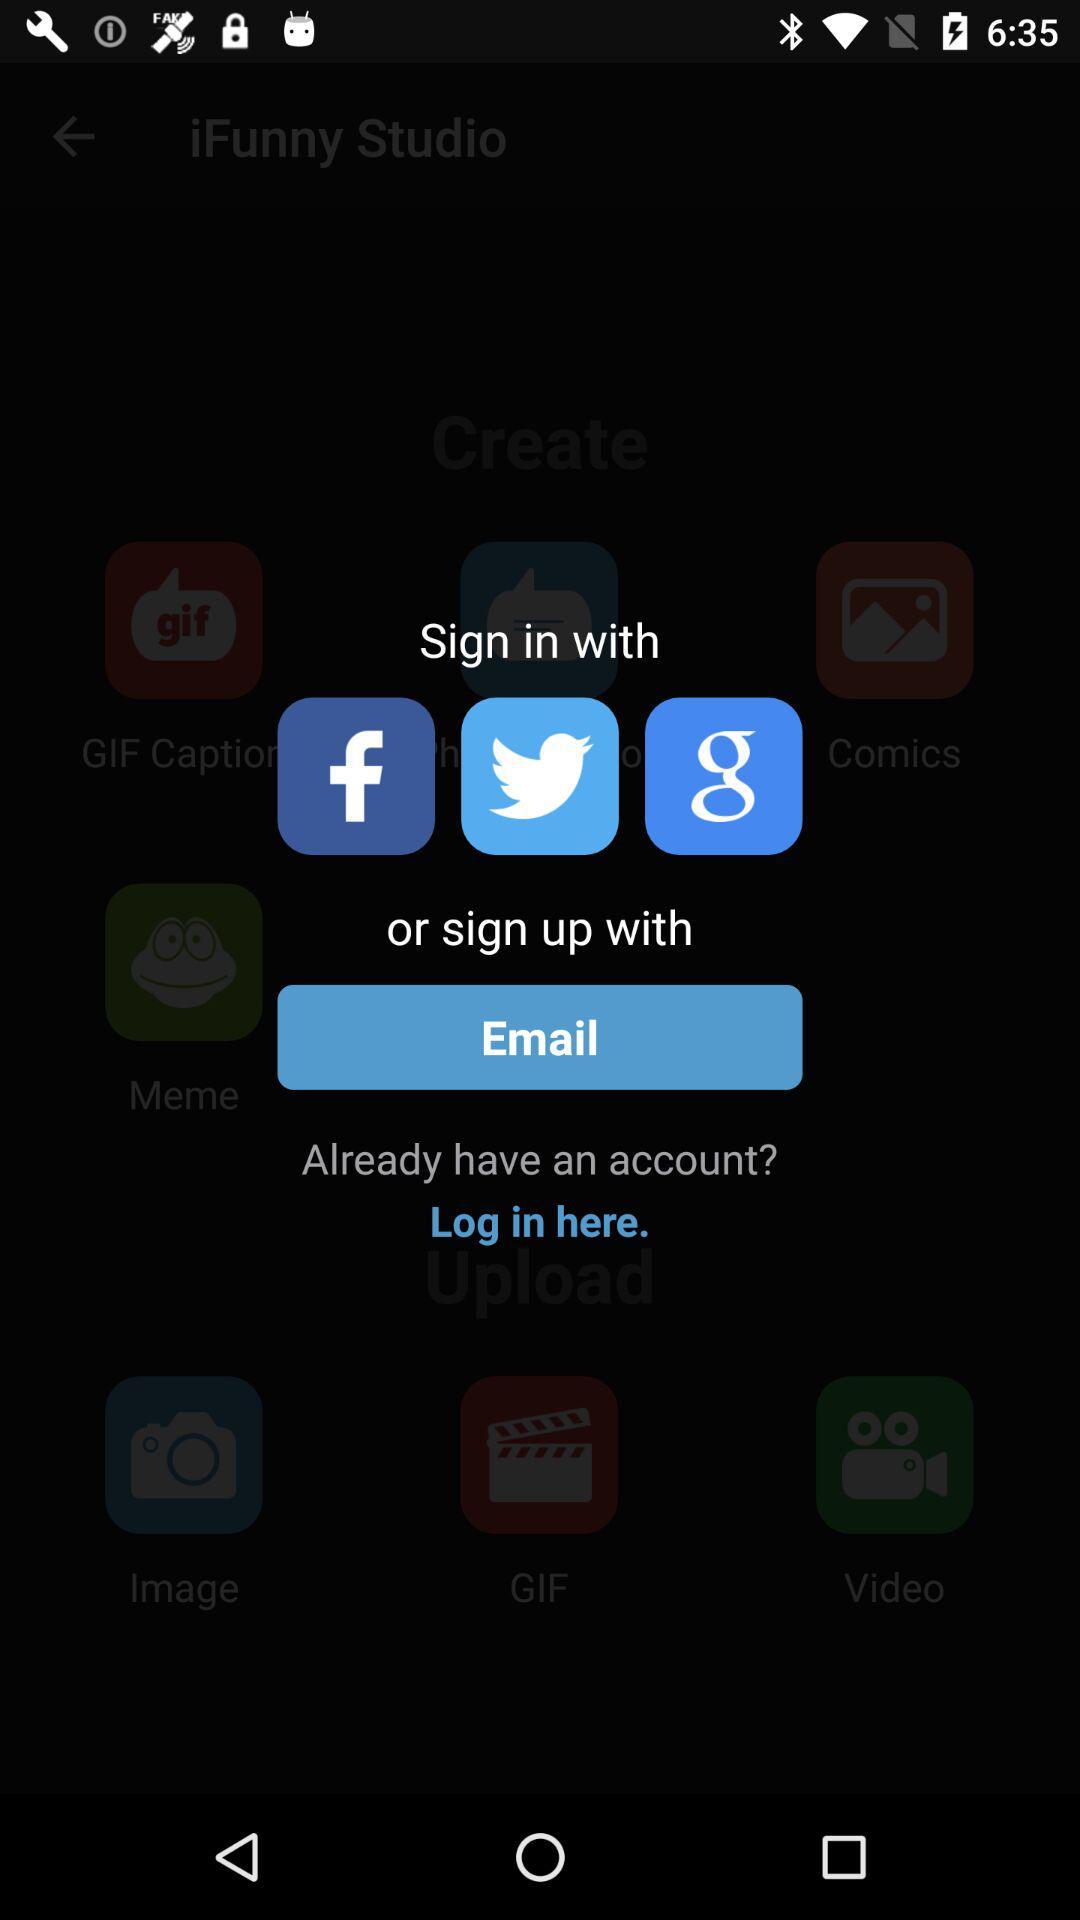 The height and width of the screenshot is (1920, 1080). Describe the element at coordinates (540, 775) in the screenshot. I see `sign in with the twitter account` at that location.